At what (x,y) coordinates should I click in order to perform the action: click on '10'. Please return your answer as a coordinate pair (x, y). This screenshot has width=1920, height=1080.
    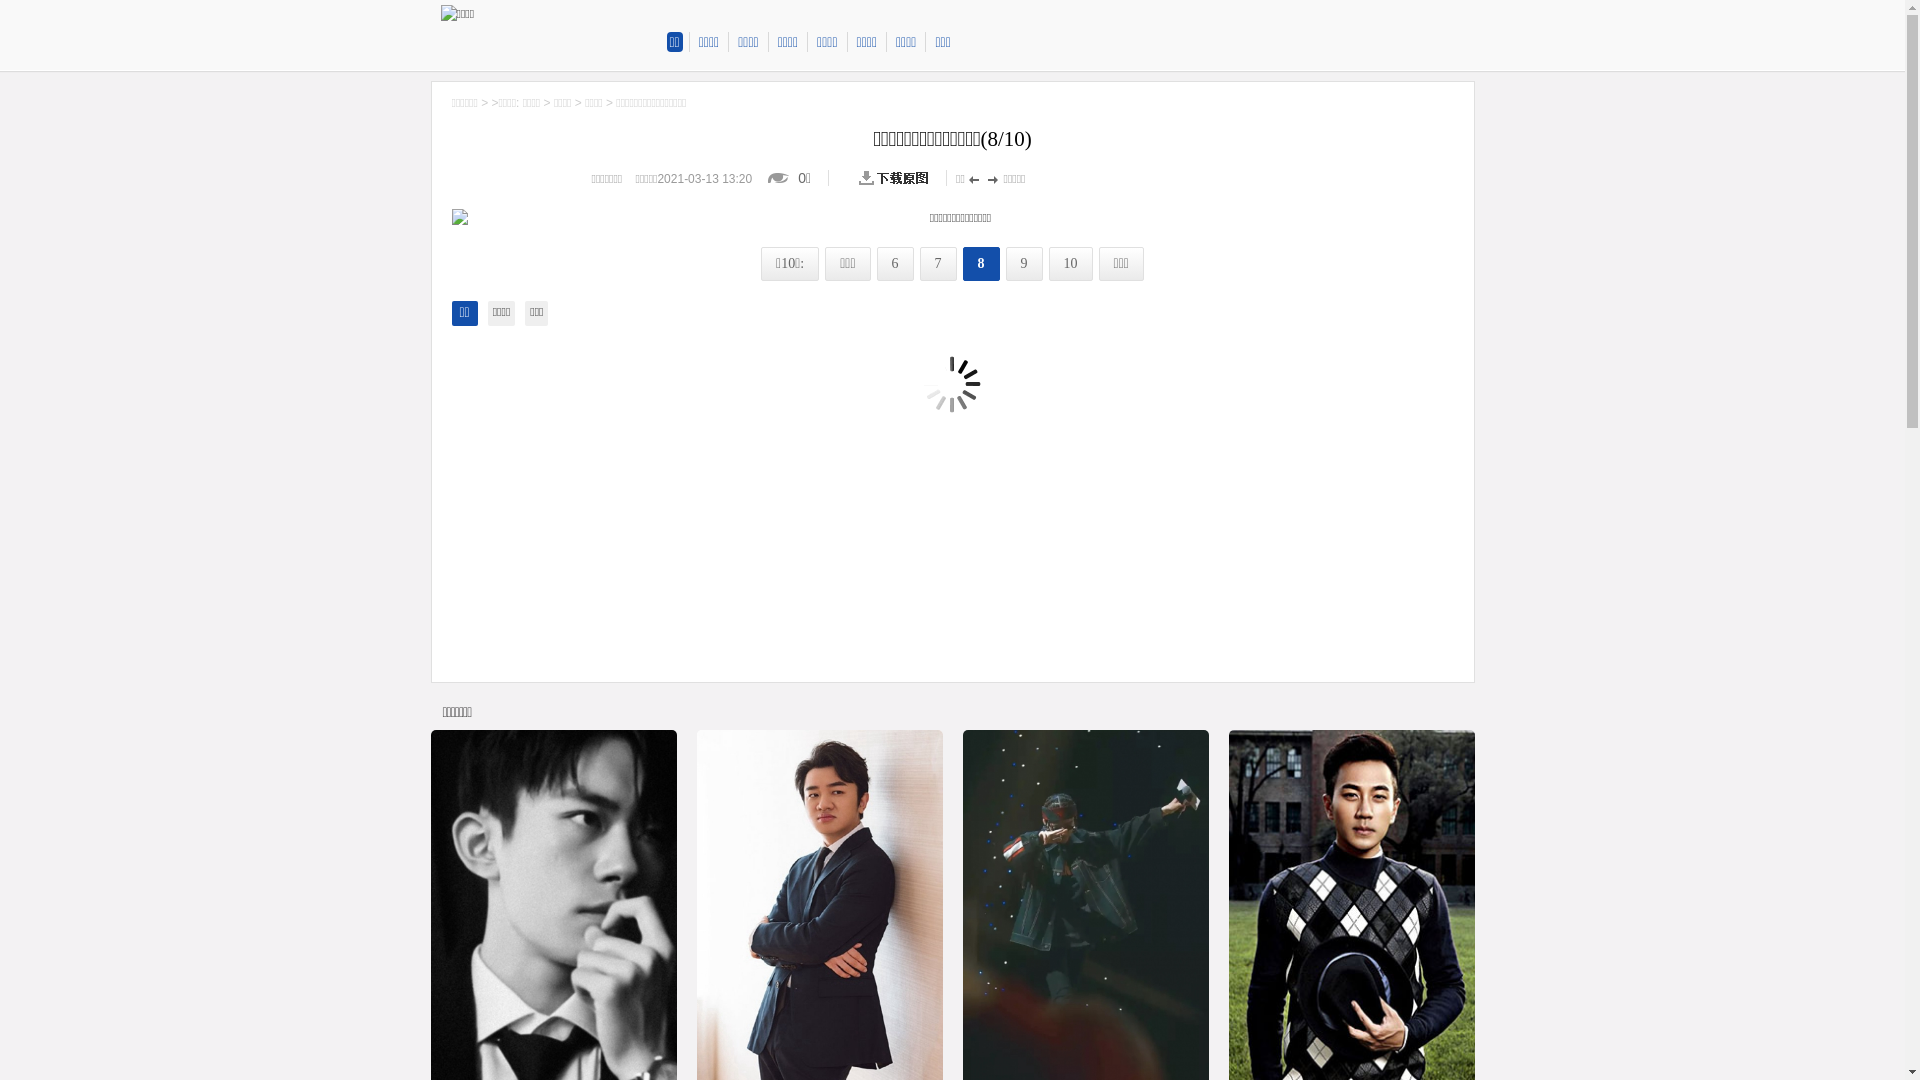
    Looking at the image, I should click on (1069, 262).